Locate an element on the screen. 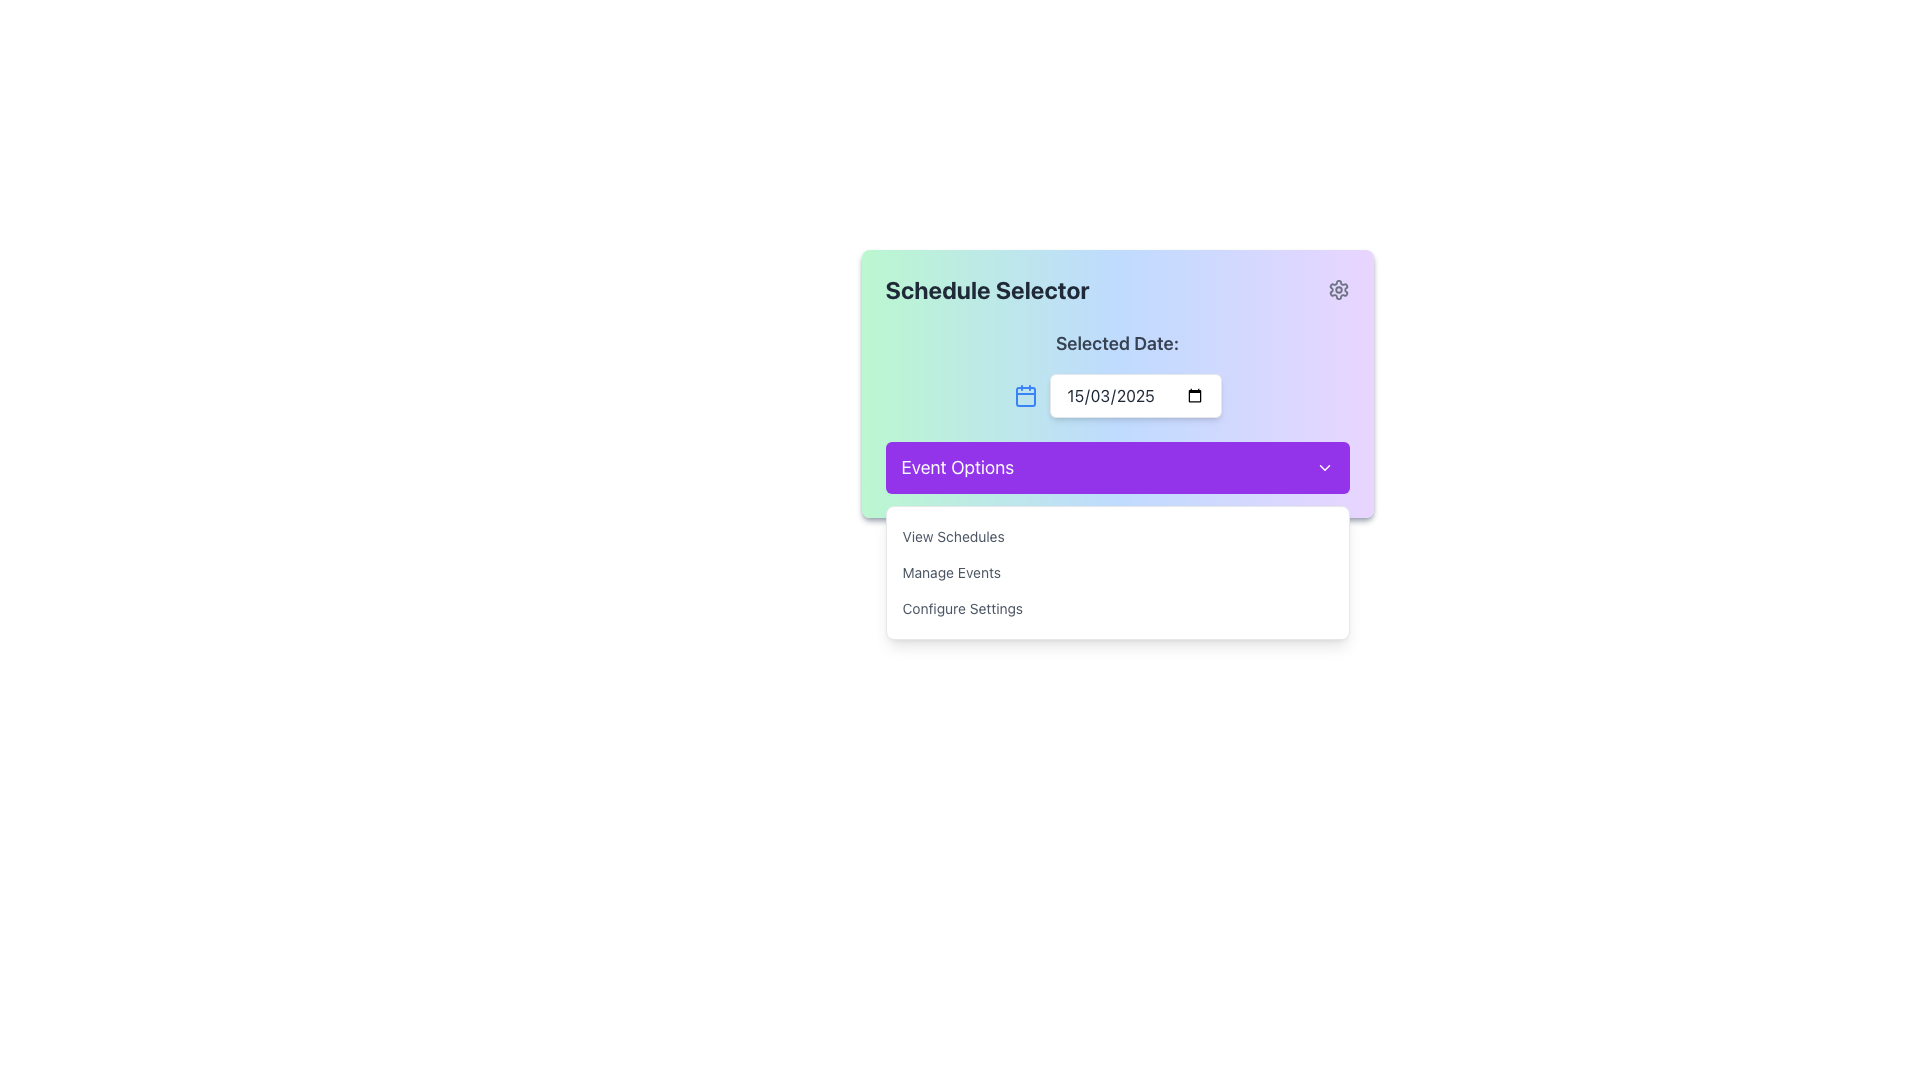  the downward-pointing chevron icon located on the far right of the 'Event Options' button to trigger tooltip or visual feedback is located at coordinates (1324, 467).